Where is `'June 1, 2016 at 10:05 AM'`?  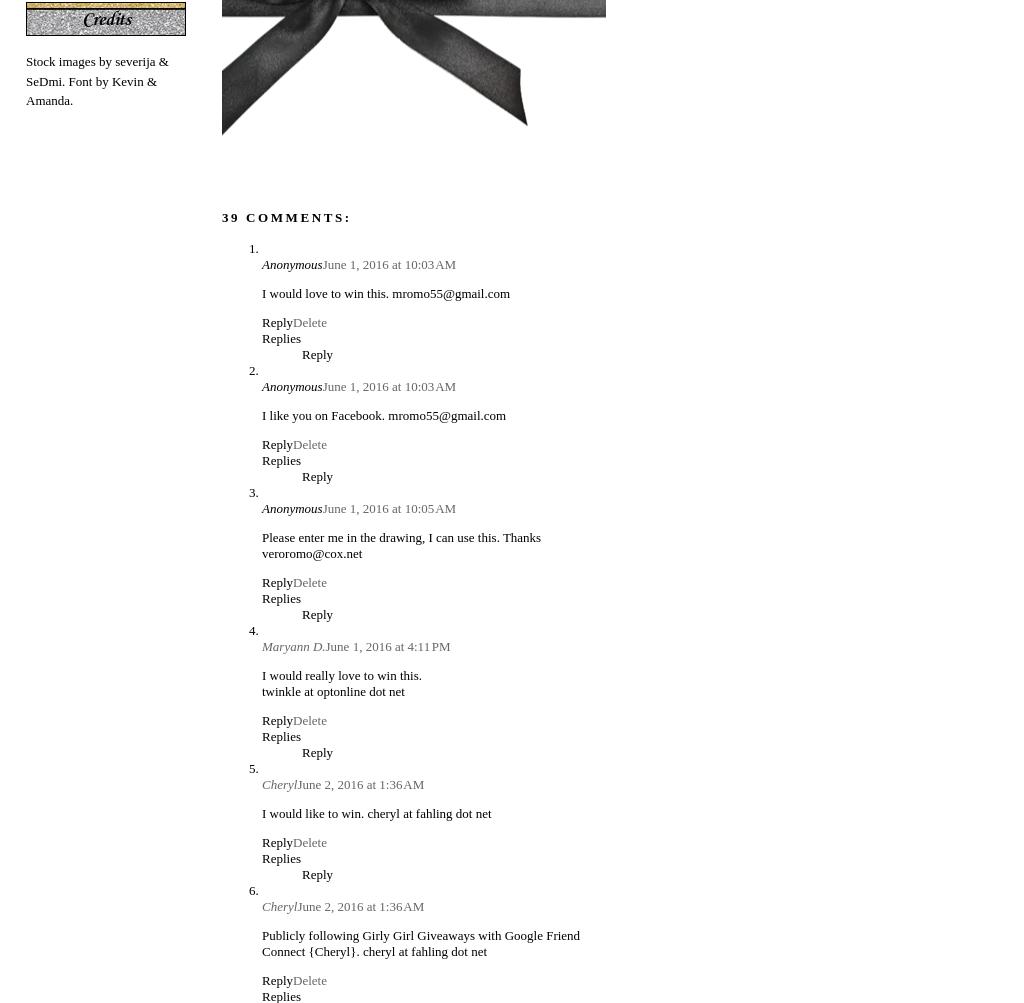 'June 1, 2016 at 10:05 AM' is located at coordinates (388, 506).